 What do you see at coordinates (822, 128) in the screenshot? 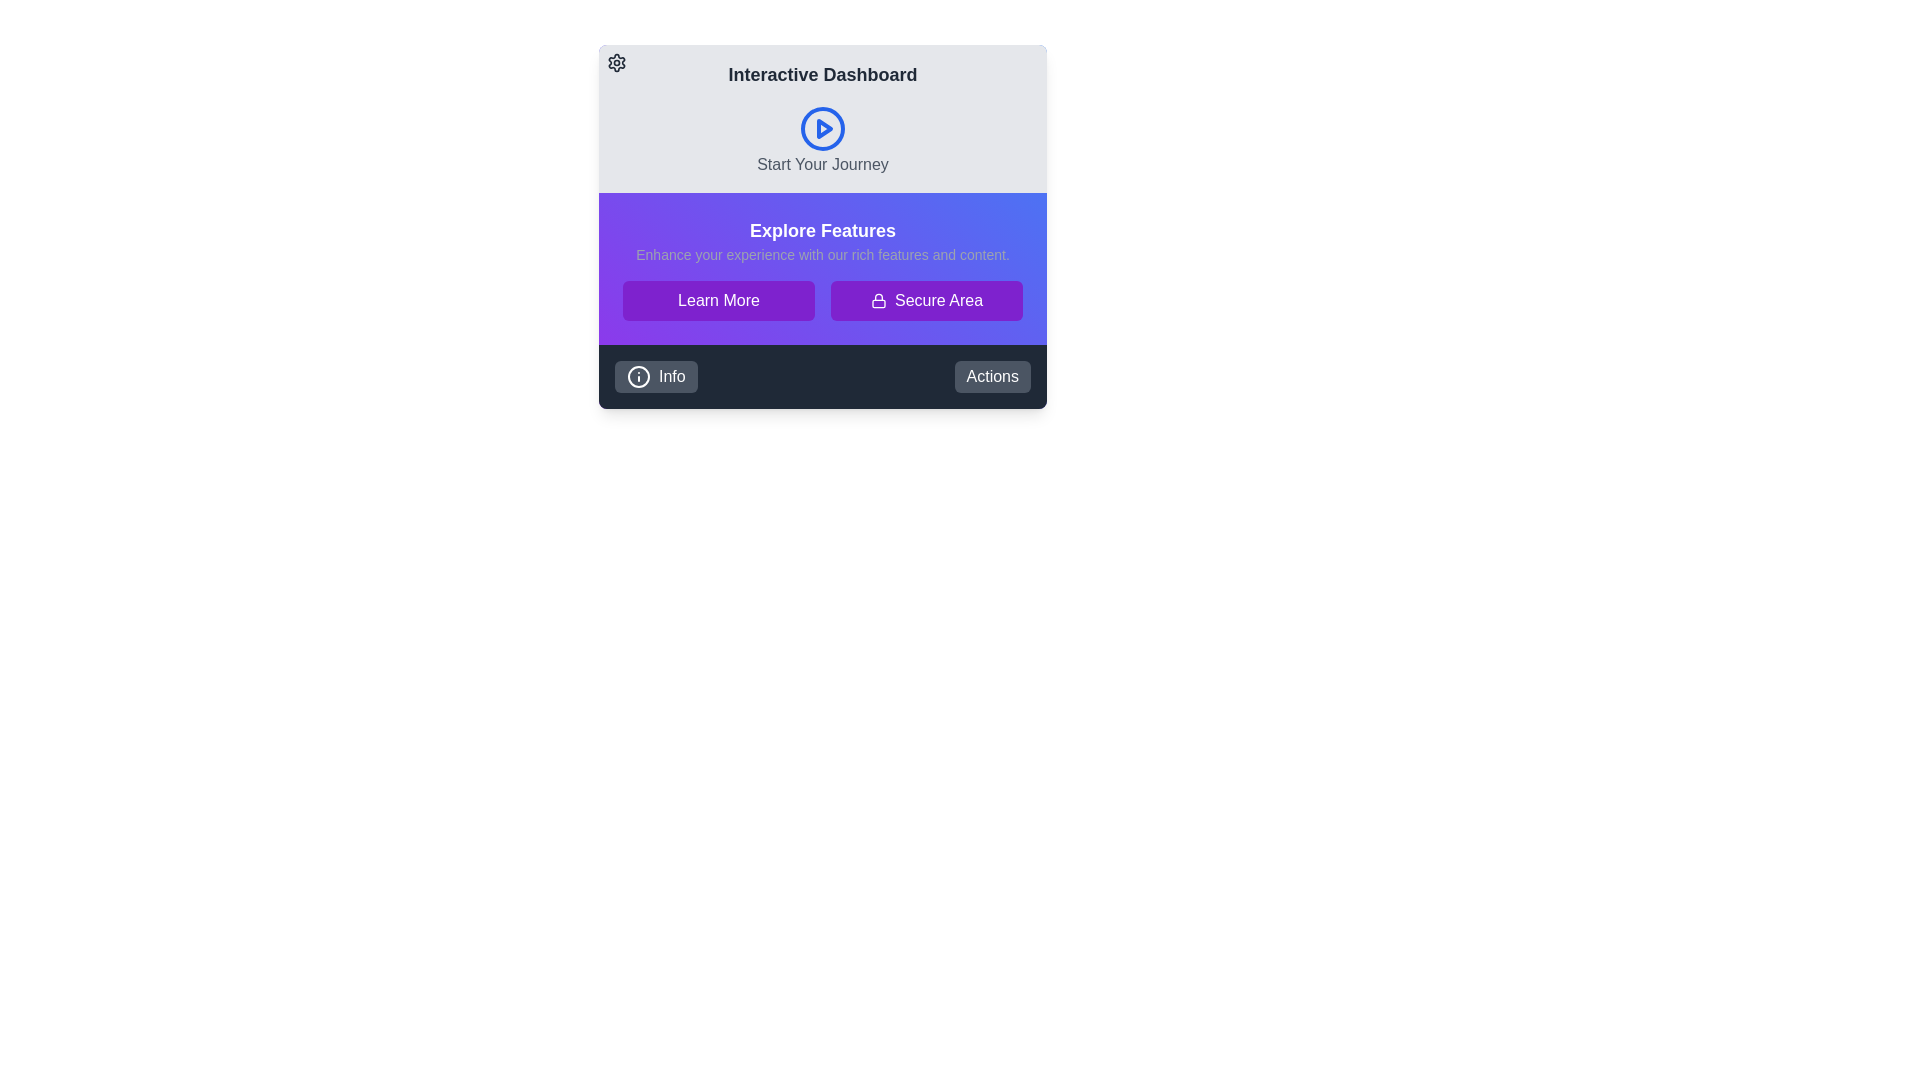
I see `the circular boundary of the 'play' button icon, which is styled with a thin blue stroke and is centrally located under the title 'Interactive Dashboard'` at bounding box center [822, 128].